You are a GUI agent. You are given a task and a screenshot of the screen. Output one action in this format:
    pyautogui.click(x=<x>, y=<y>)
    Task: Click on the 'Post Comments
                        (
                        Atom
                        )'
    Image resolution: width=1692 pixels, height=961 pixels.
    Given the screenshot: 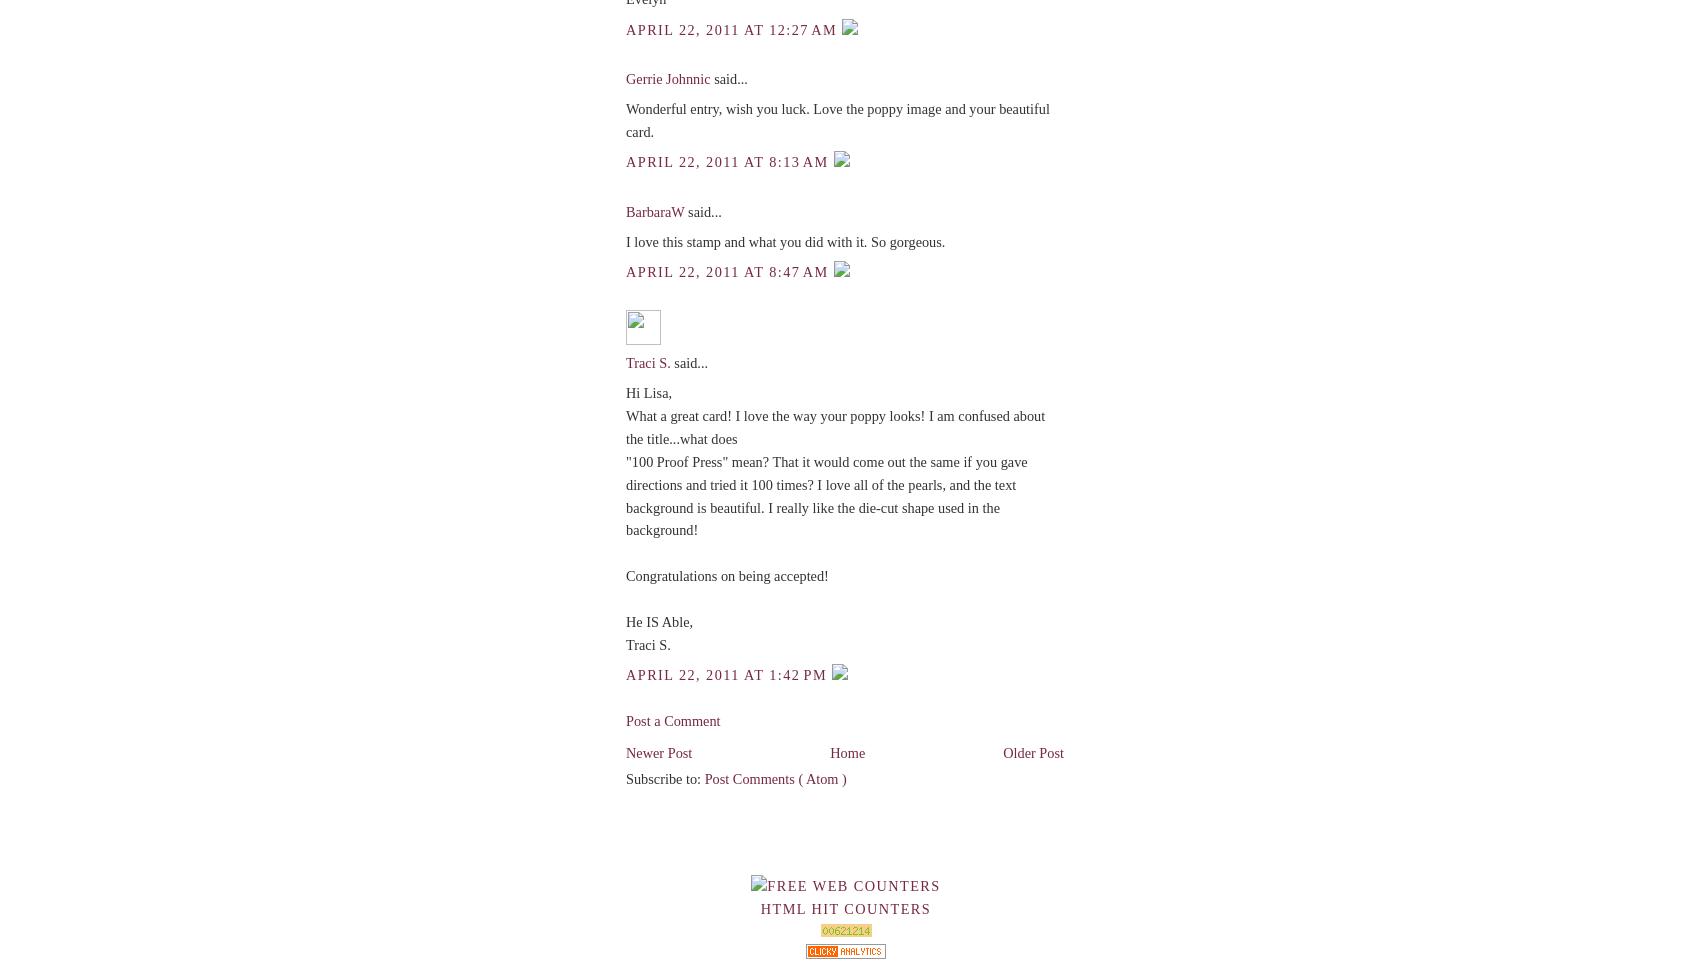 What is the action you would take?
    pyautogui.click(x=704, y=777)
    